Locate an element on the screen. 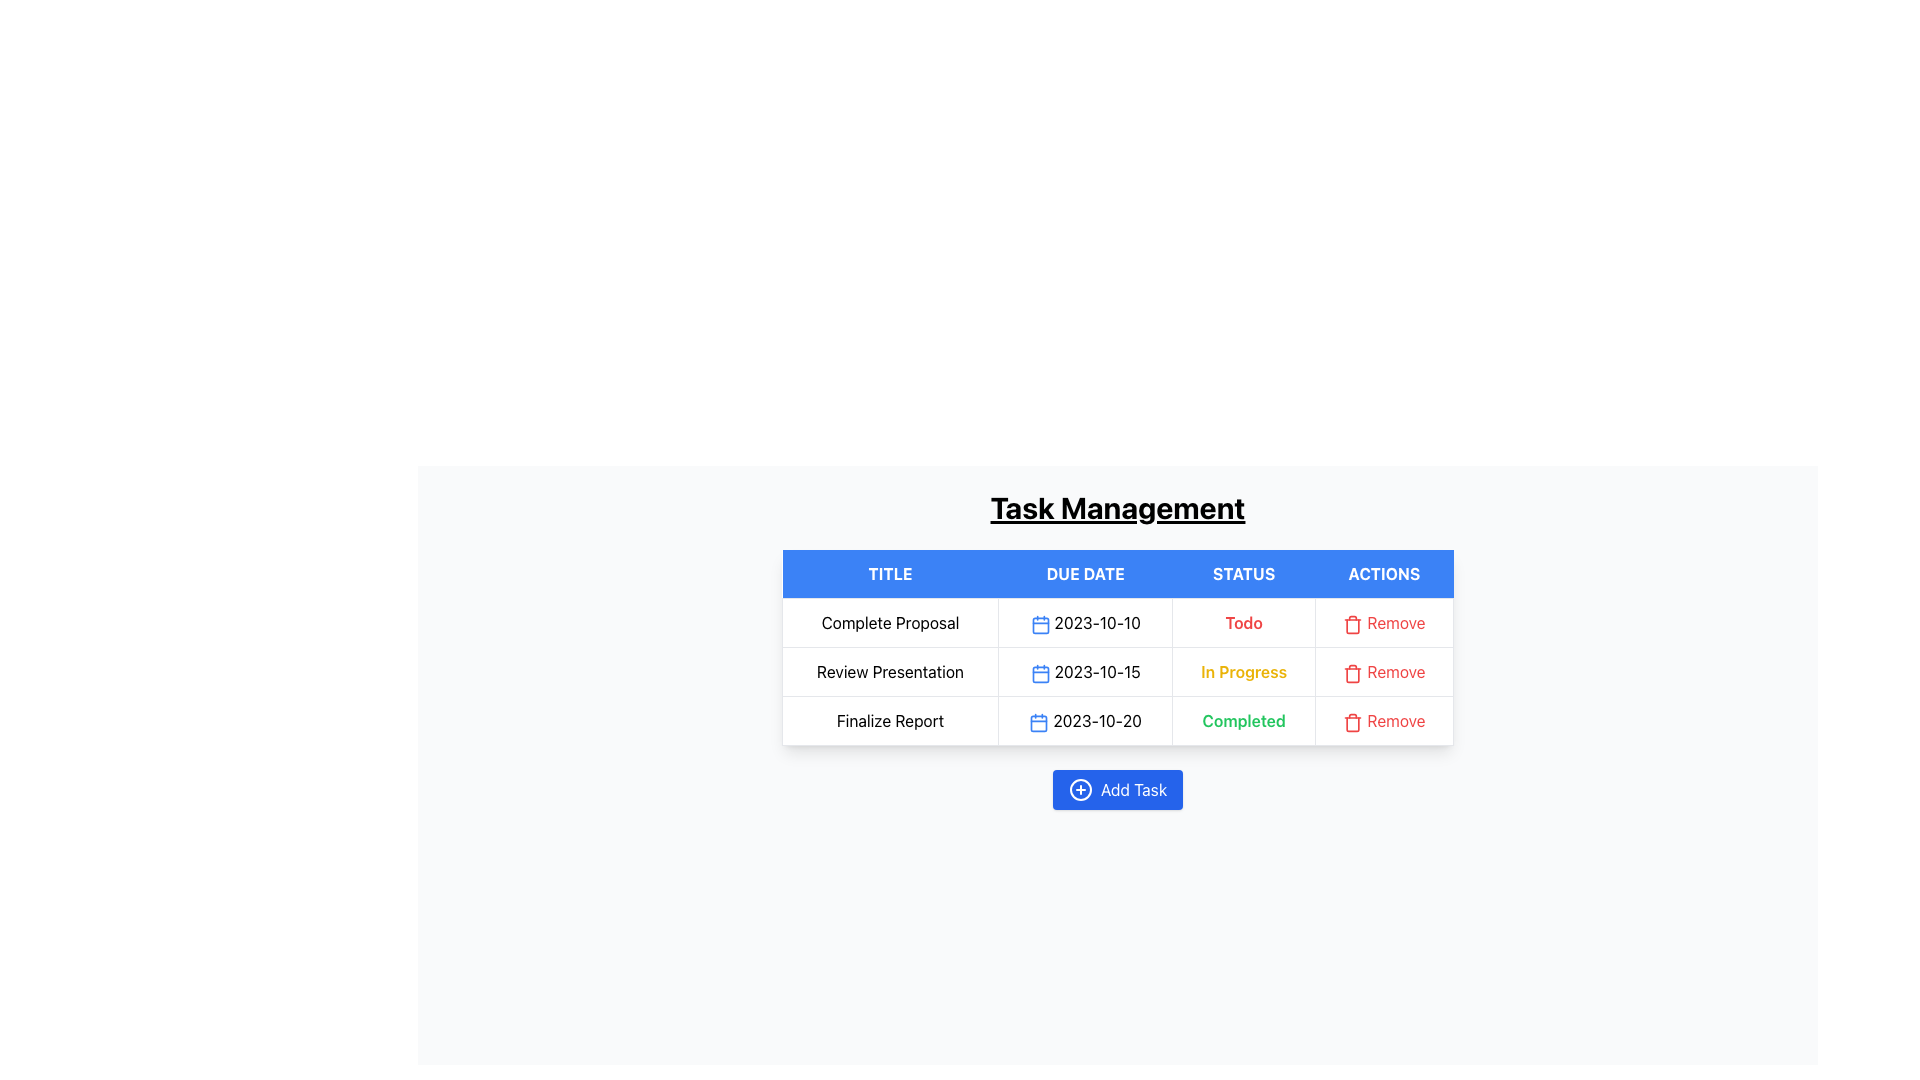  the third 'Remove' action button in the 'Actions' column of the task management table is located at coordinates (1383, 721).